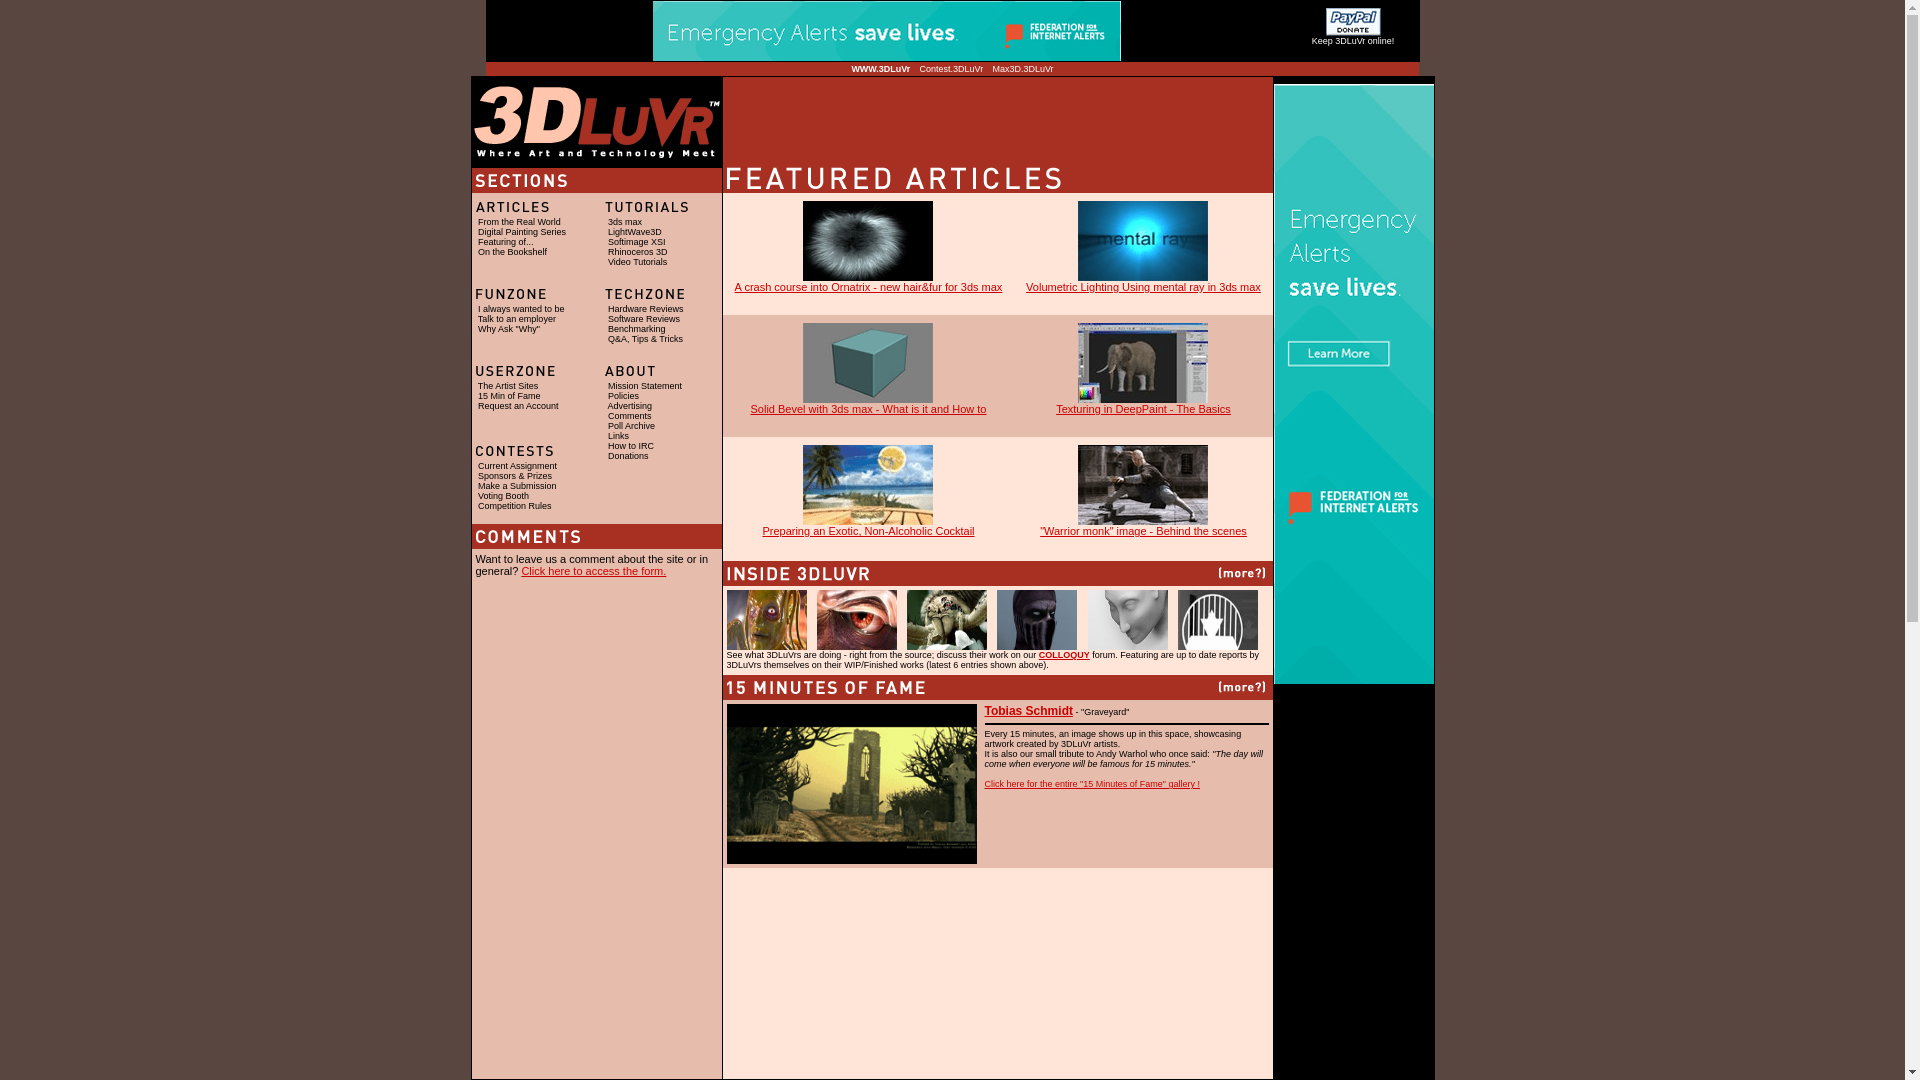 The width and height of the screenshot is (1920, 1080). I want to click on 'Hardware Reviews', so click(646, 308).